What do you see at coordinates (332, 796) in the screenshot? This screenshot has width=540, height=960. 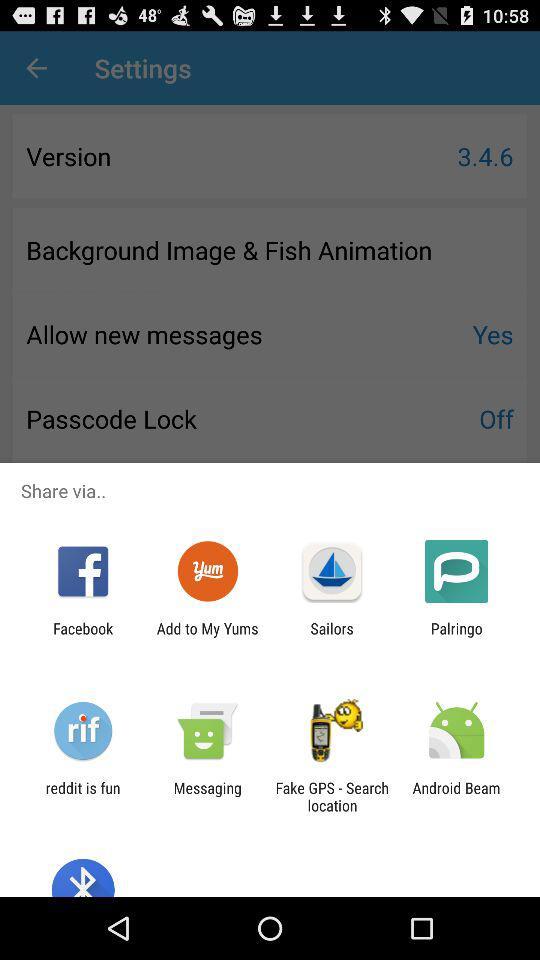 I see `the item to the left of android beam item` at bounding box center [332, 796].